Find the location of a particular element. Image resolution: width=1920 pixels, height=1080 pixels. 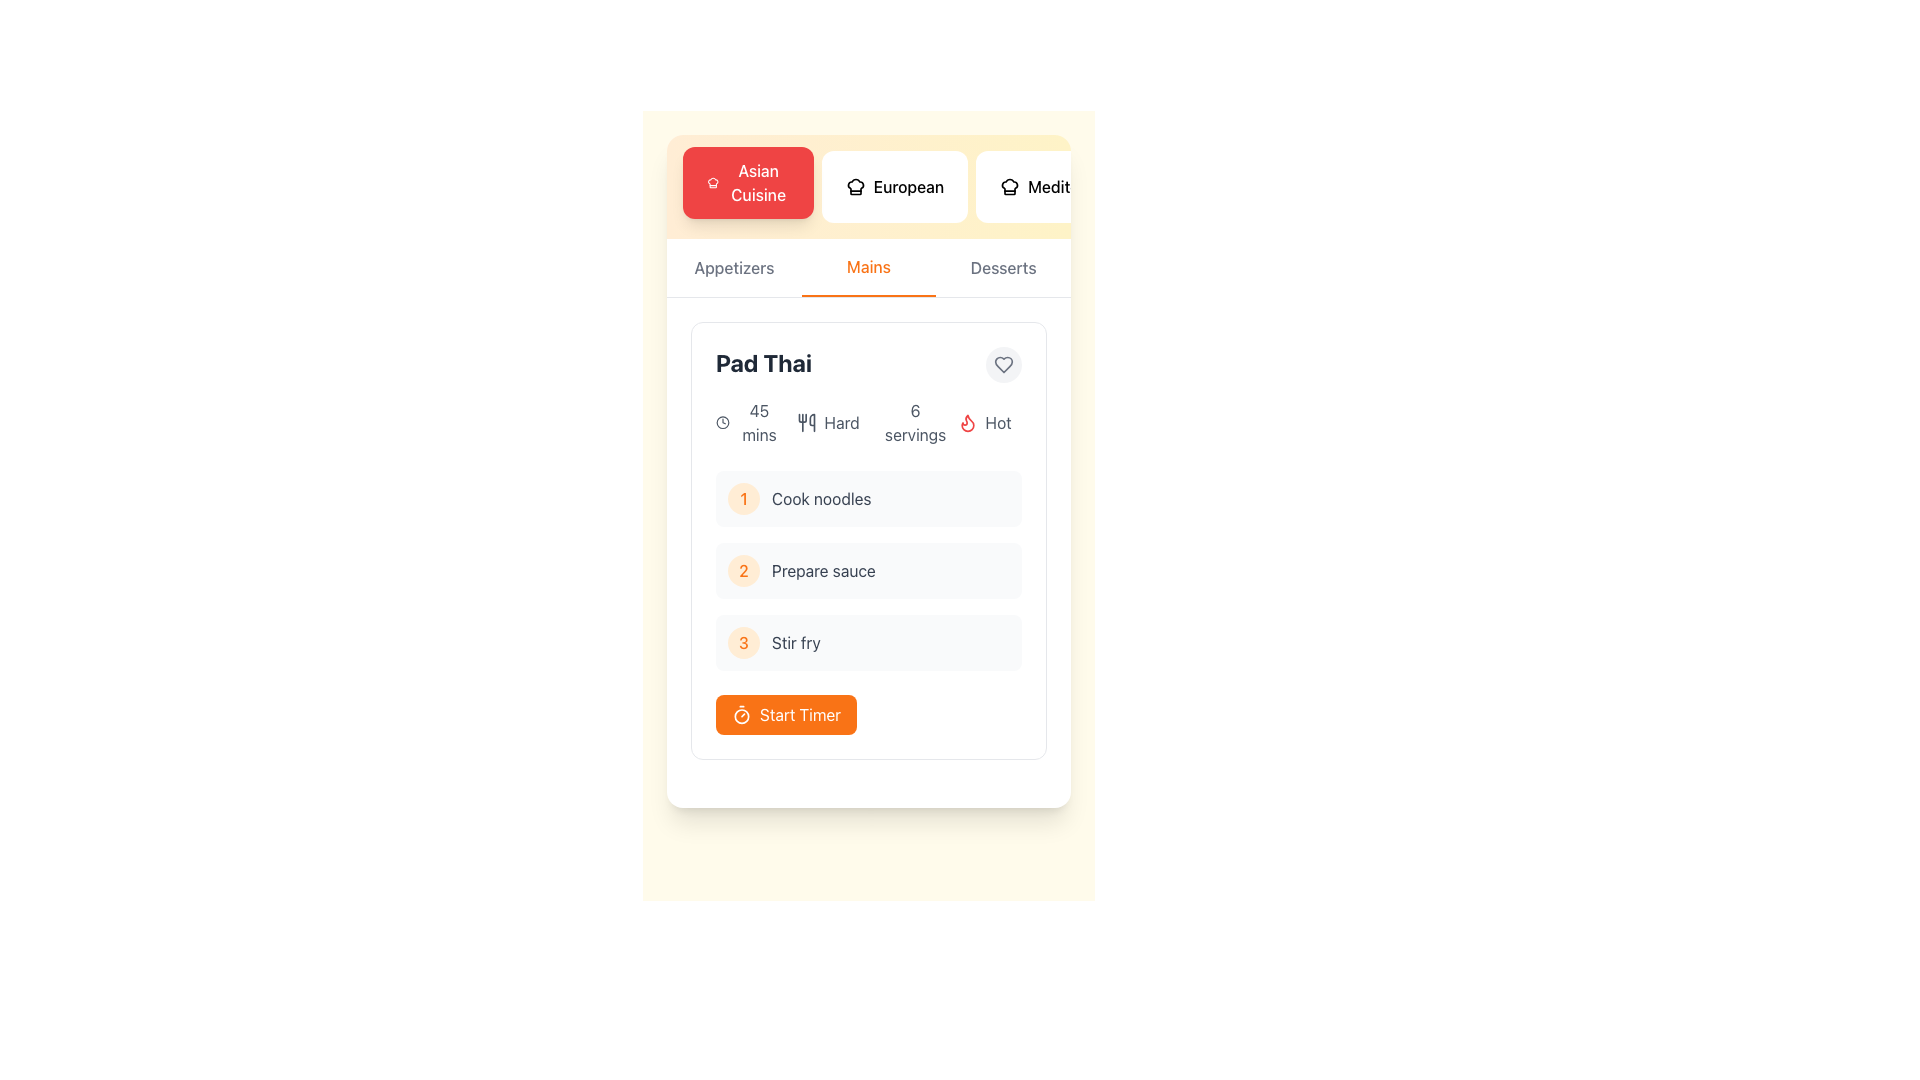

the chef hat icon within the 'European' button in the horizontal menu at the upper part of the interface is located at coordinates (855, 186).